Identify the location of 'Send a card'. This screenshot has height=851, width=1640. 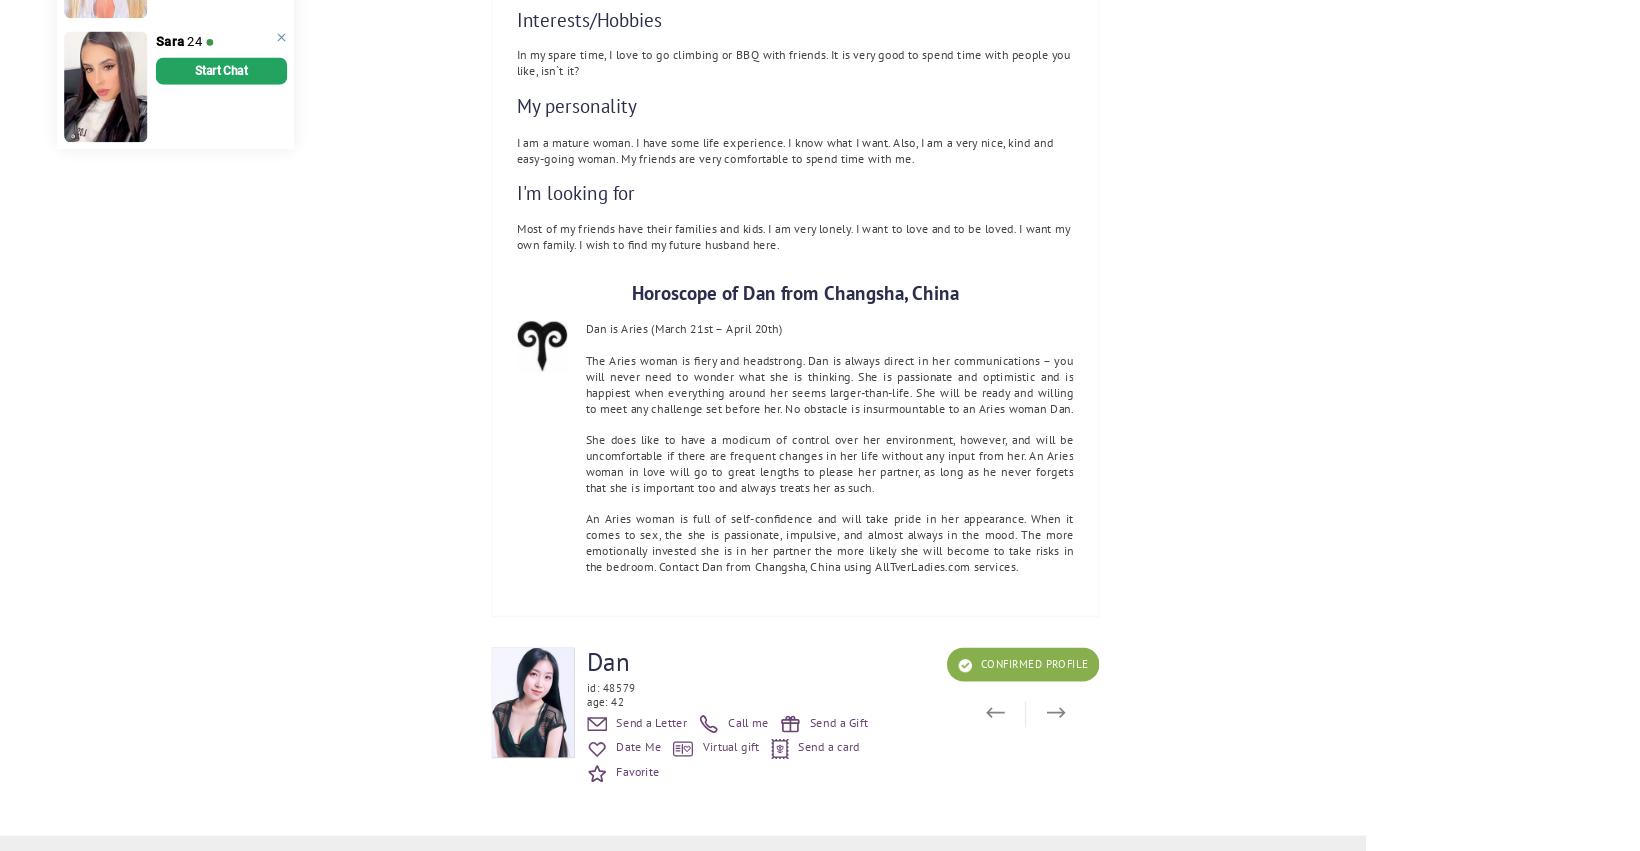
(826, 747).